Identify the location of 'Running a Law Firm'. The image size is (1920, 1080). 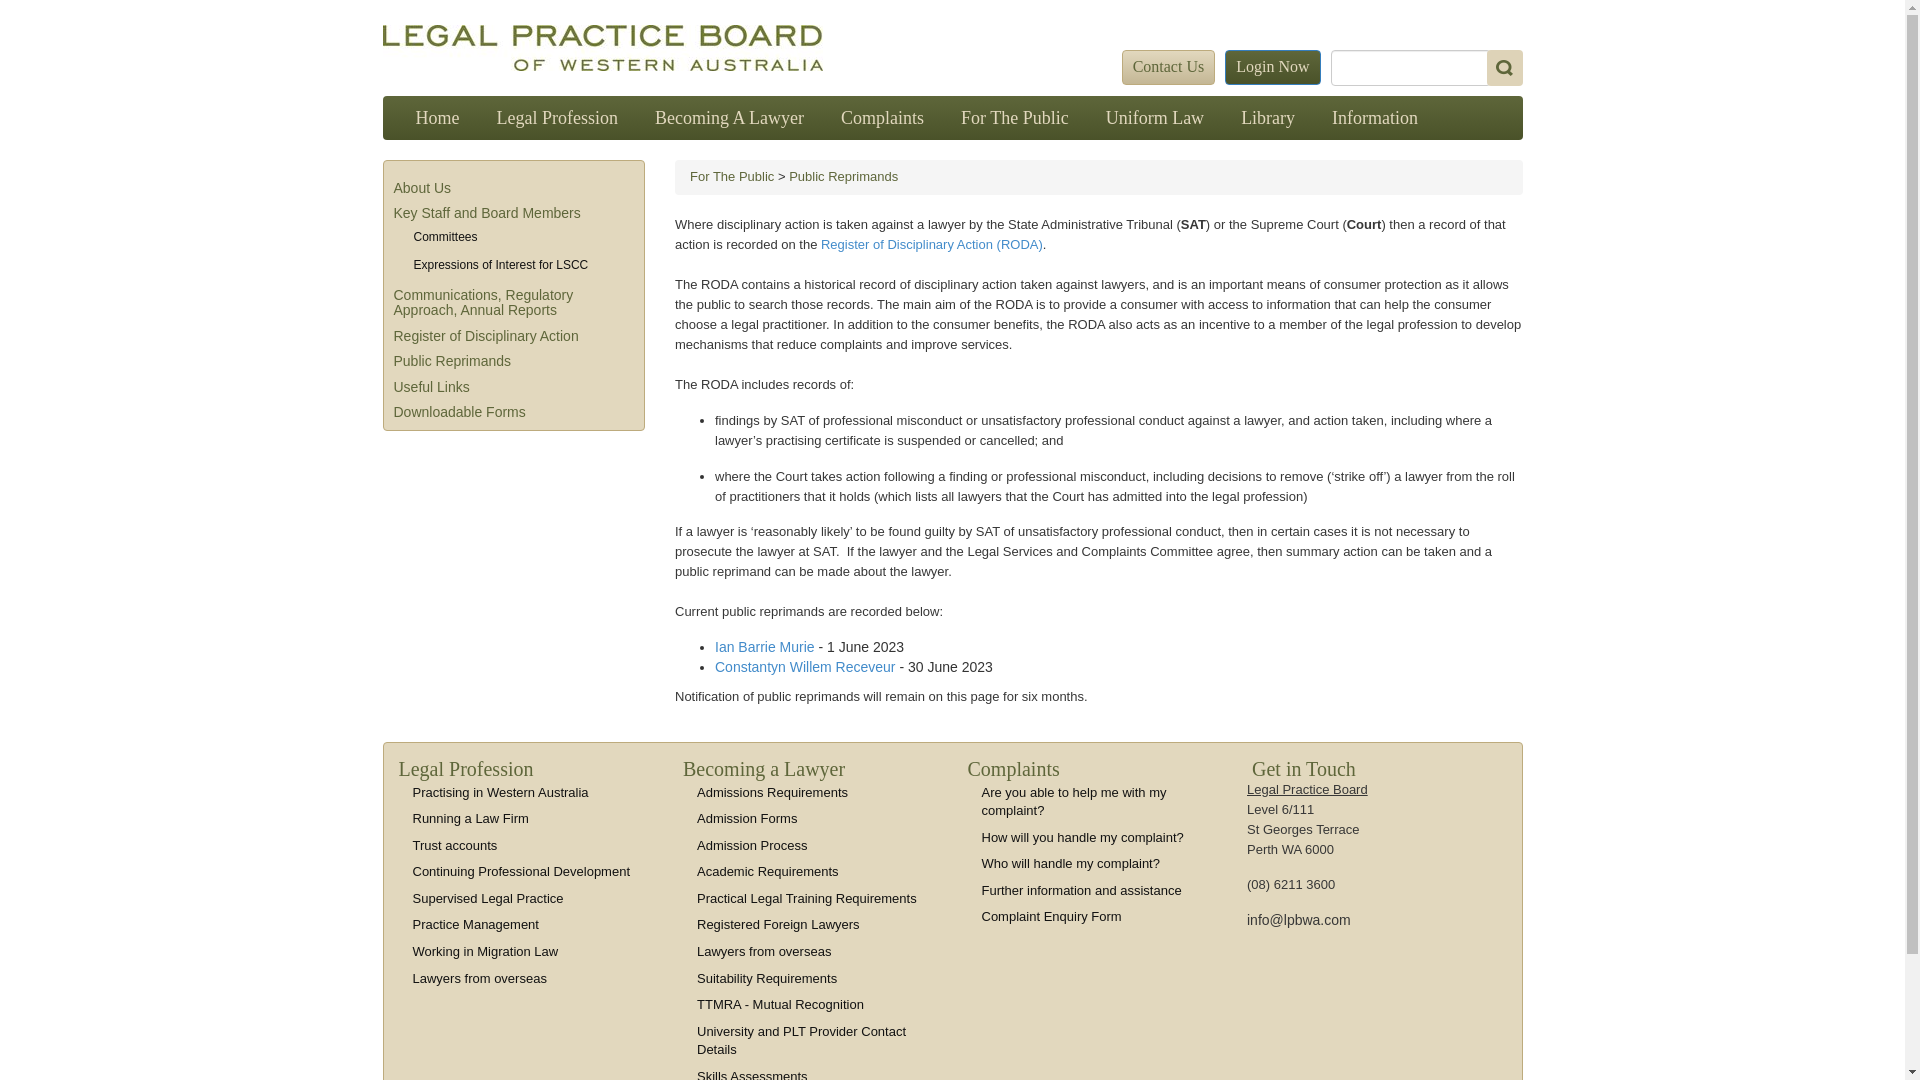
(469, 818).